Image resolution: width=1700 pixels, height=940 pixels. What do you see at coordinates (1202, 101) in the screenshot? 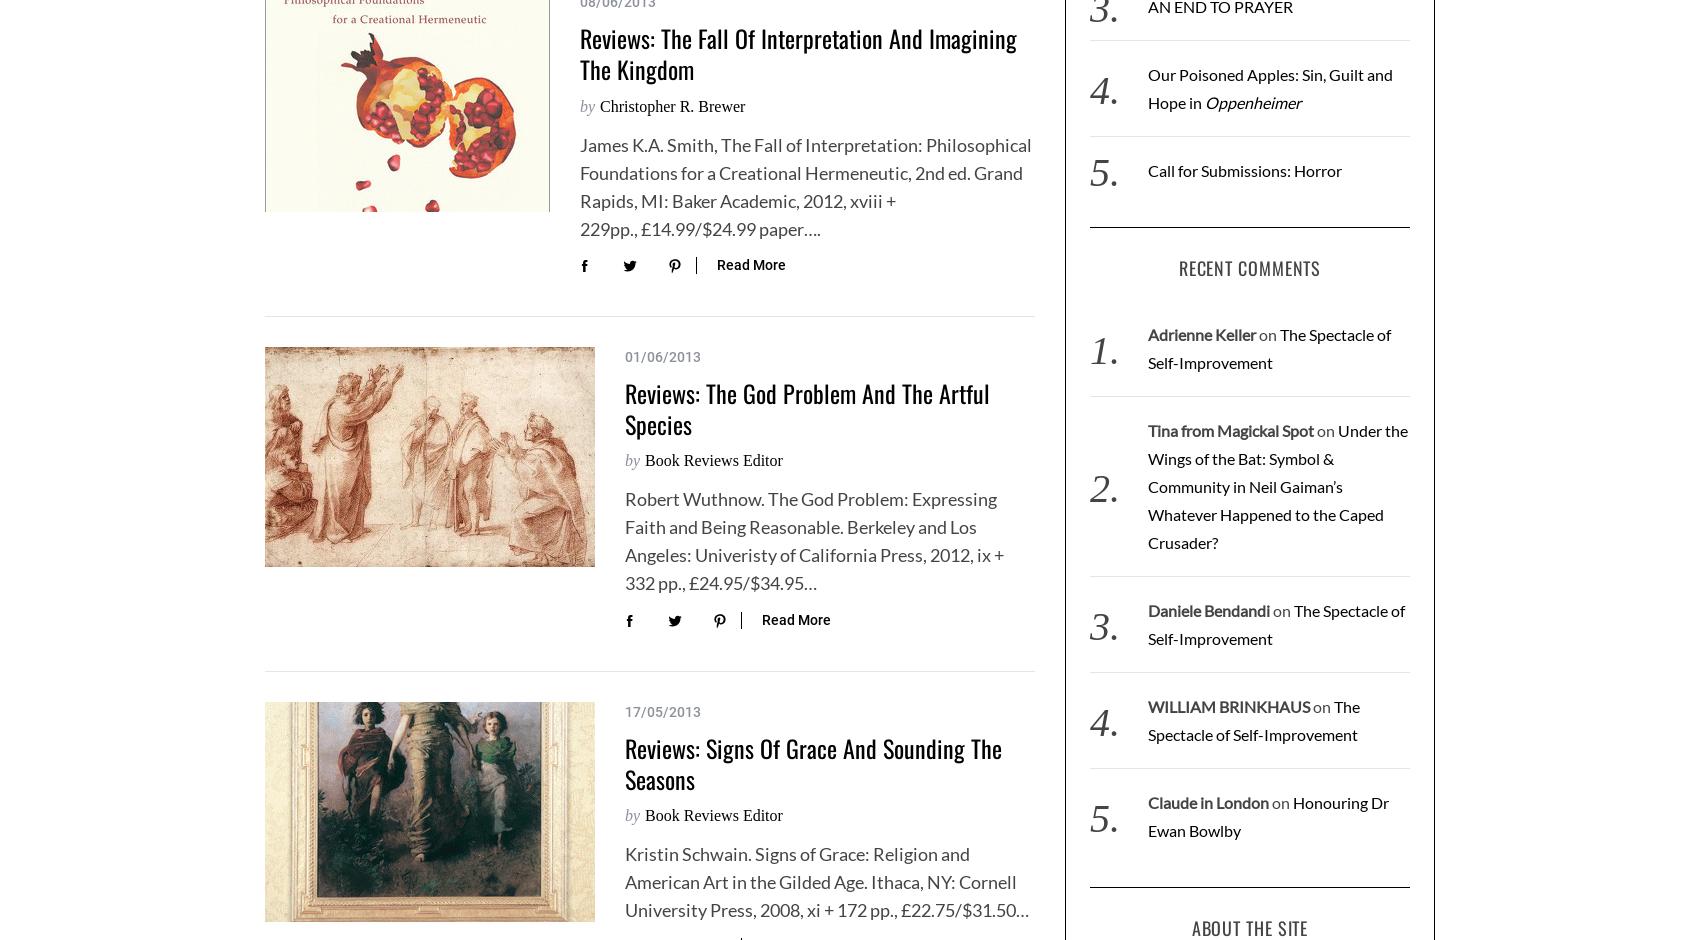
I see `'Oppenheimer'` at bounding box center [1202, 101].